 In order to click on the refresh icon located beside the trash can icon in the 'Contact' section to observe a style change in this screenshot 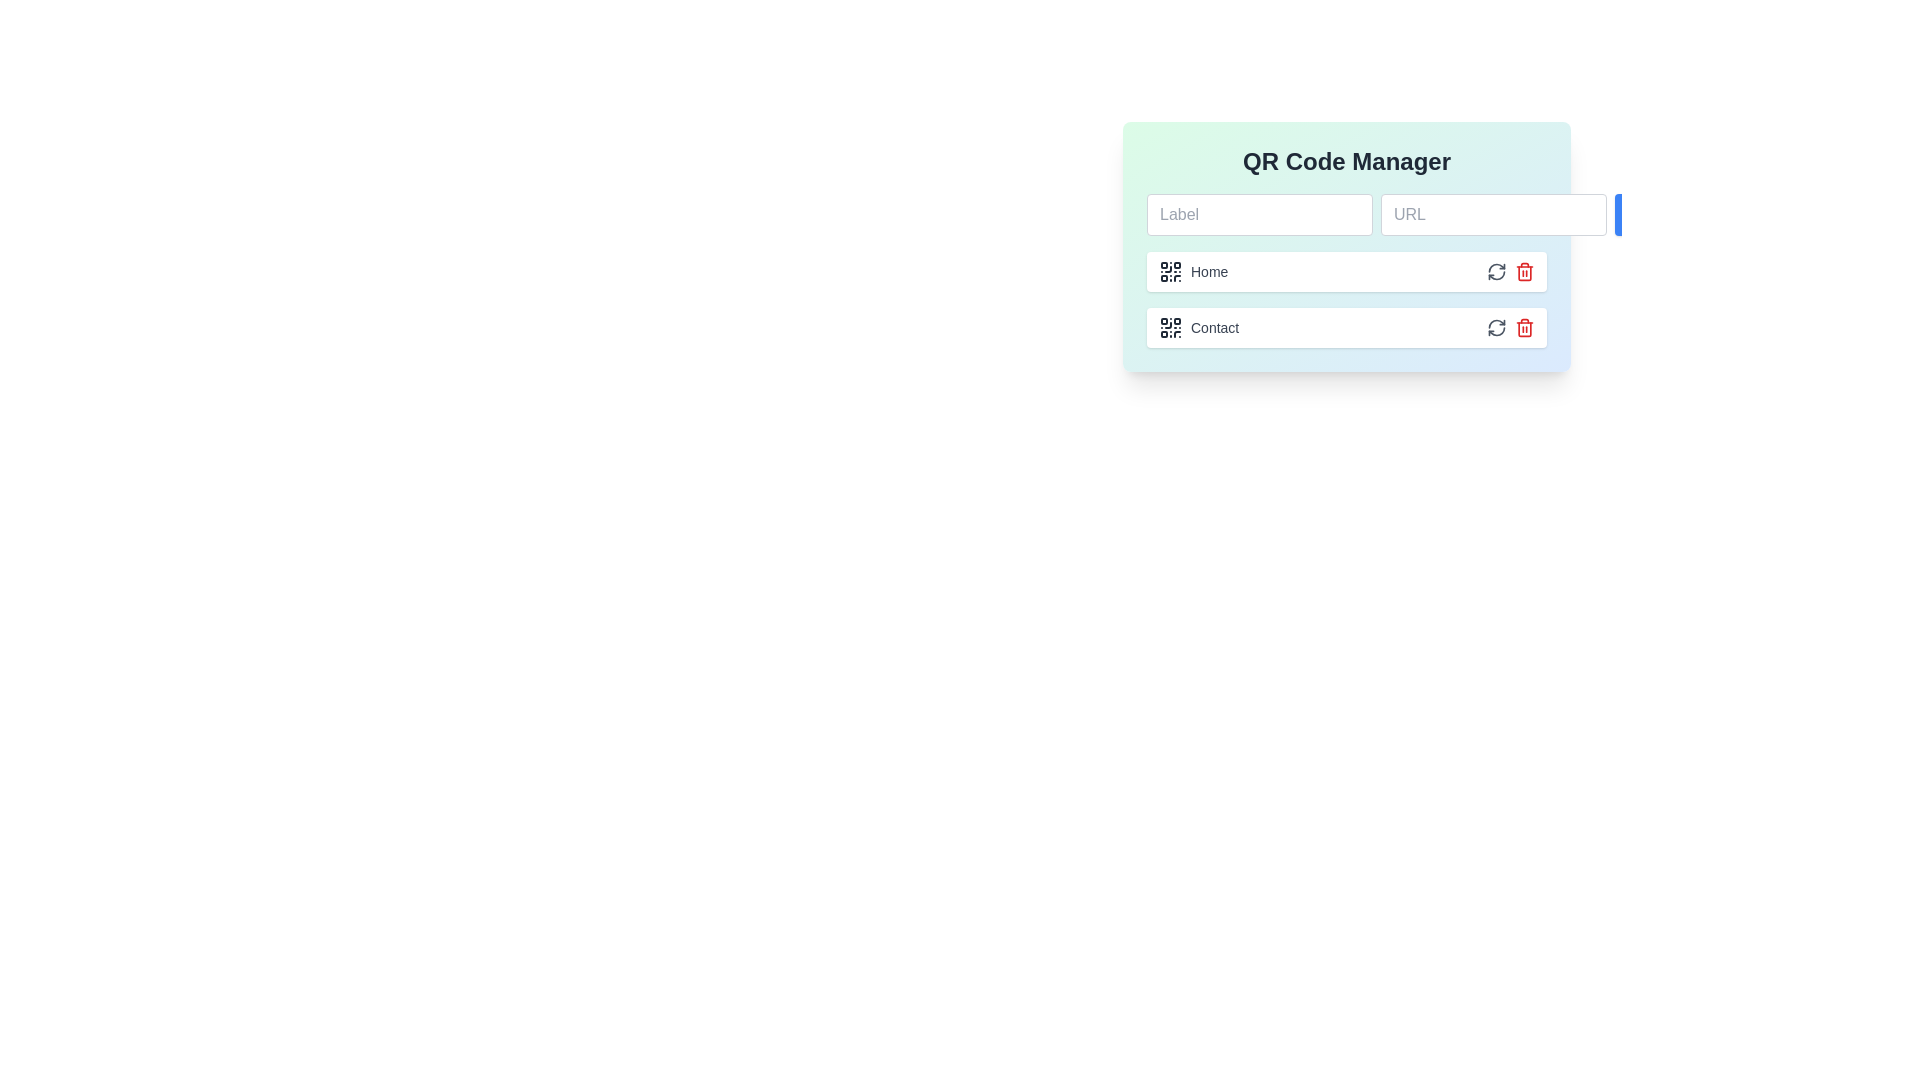, I will do `click(1497, 326)`.